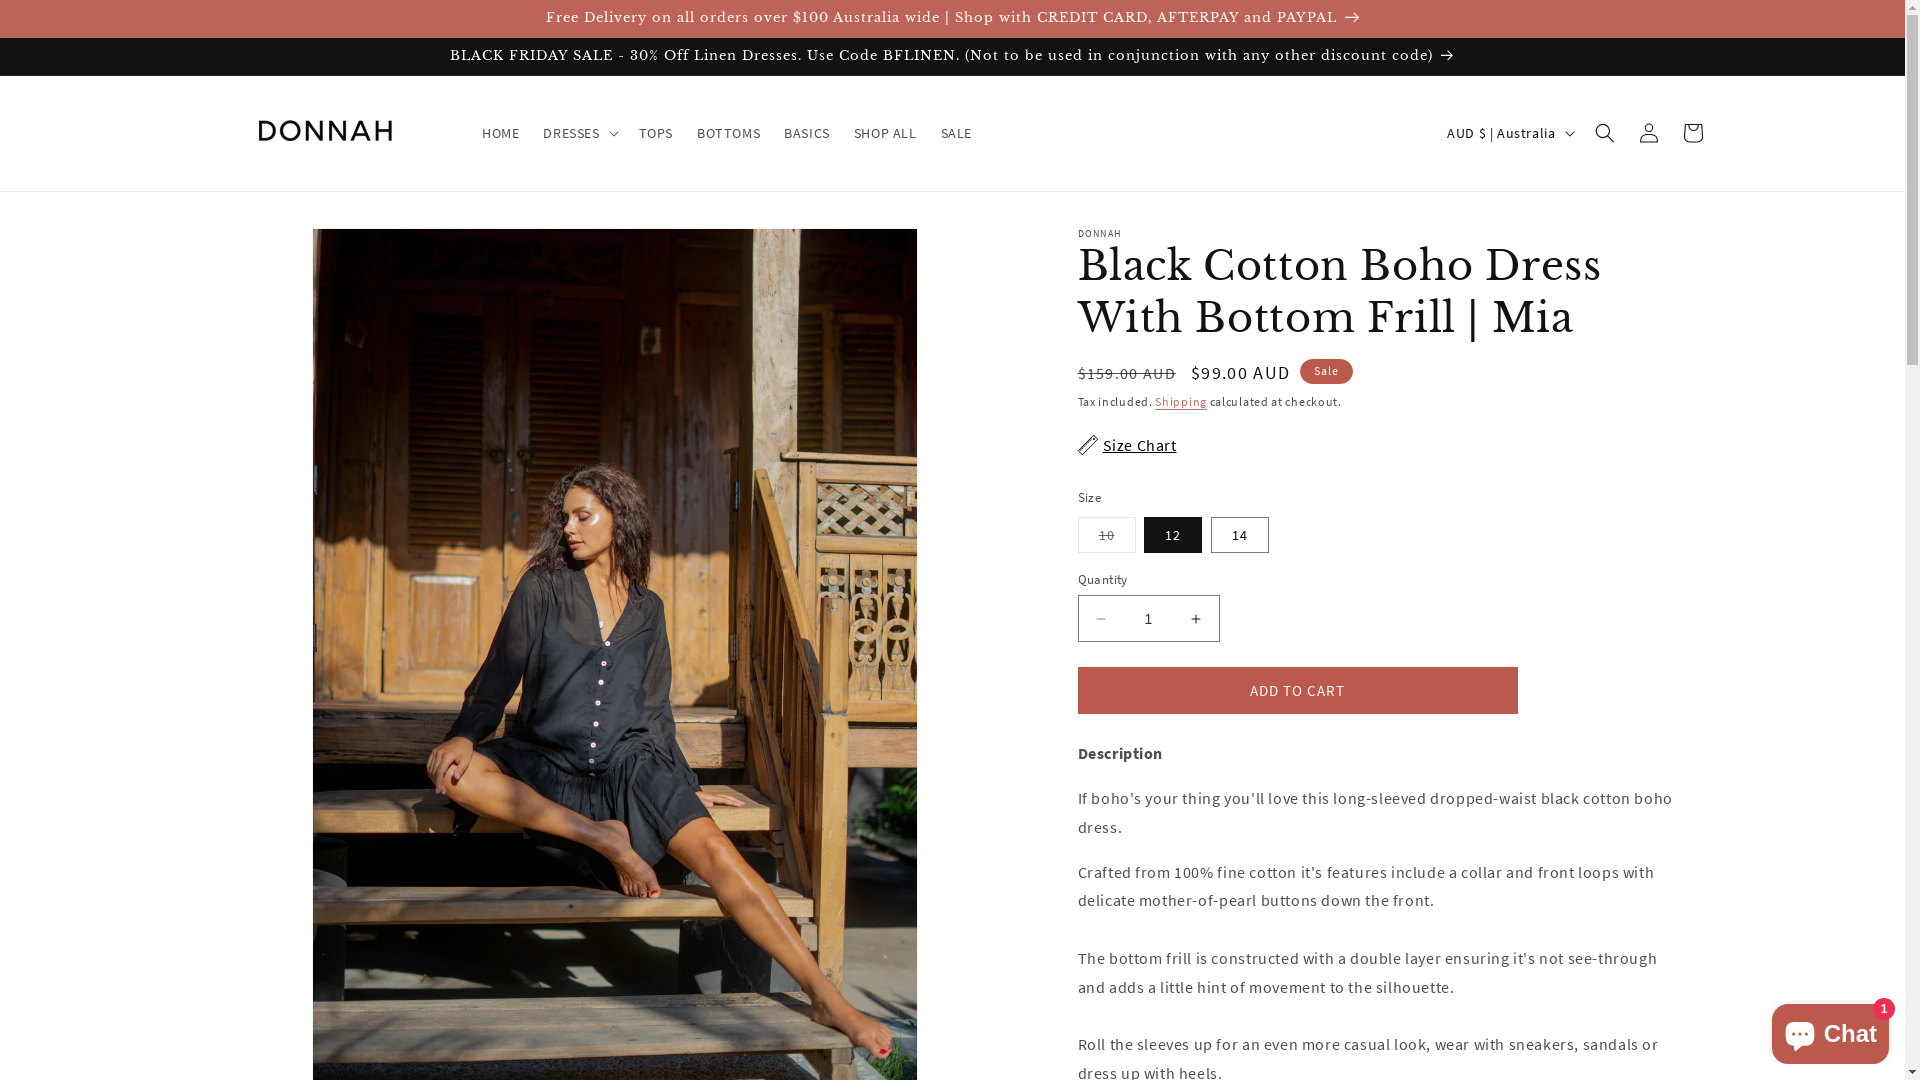  Describe the element at coordinates (727, 132) in the screenshot. I see `'BOTTOMS'` at that location.